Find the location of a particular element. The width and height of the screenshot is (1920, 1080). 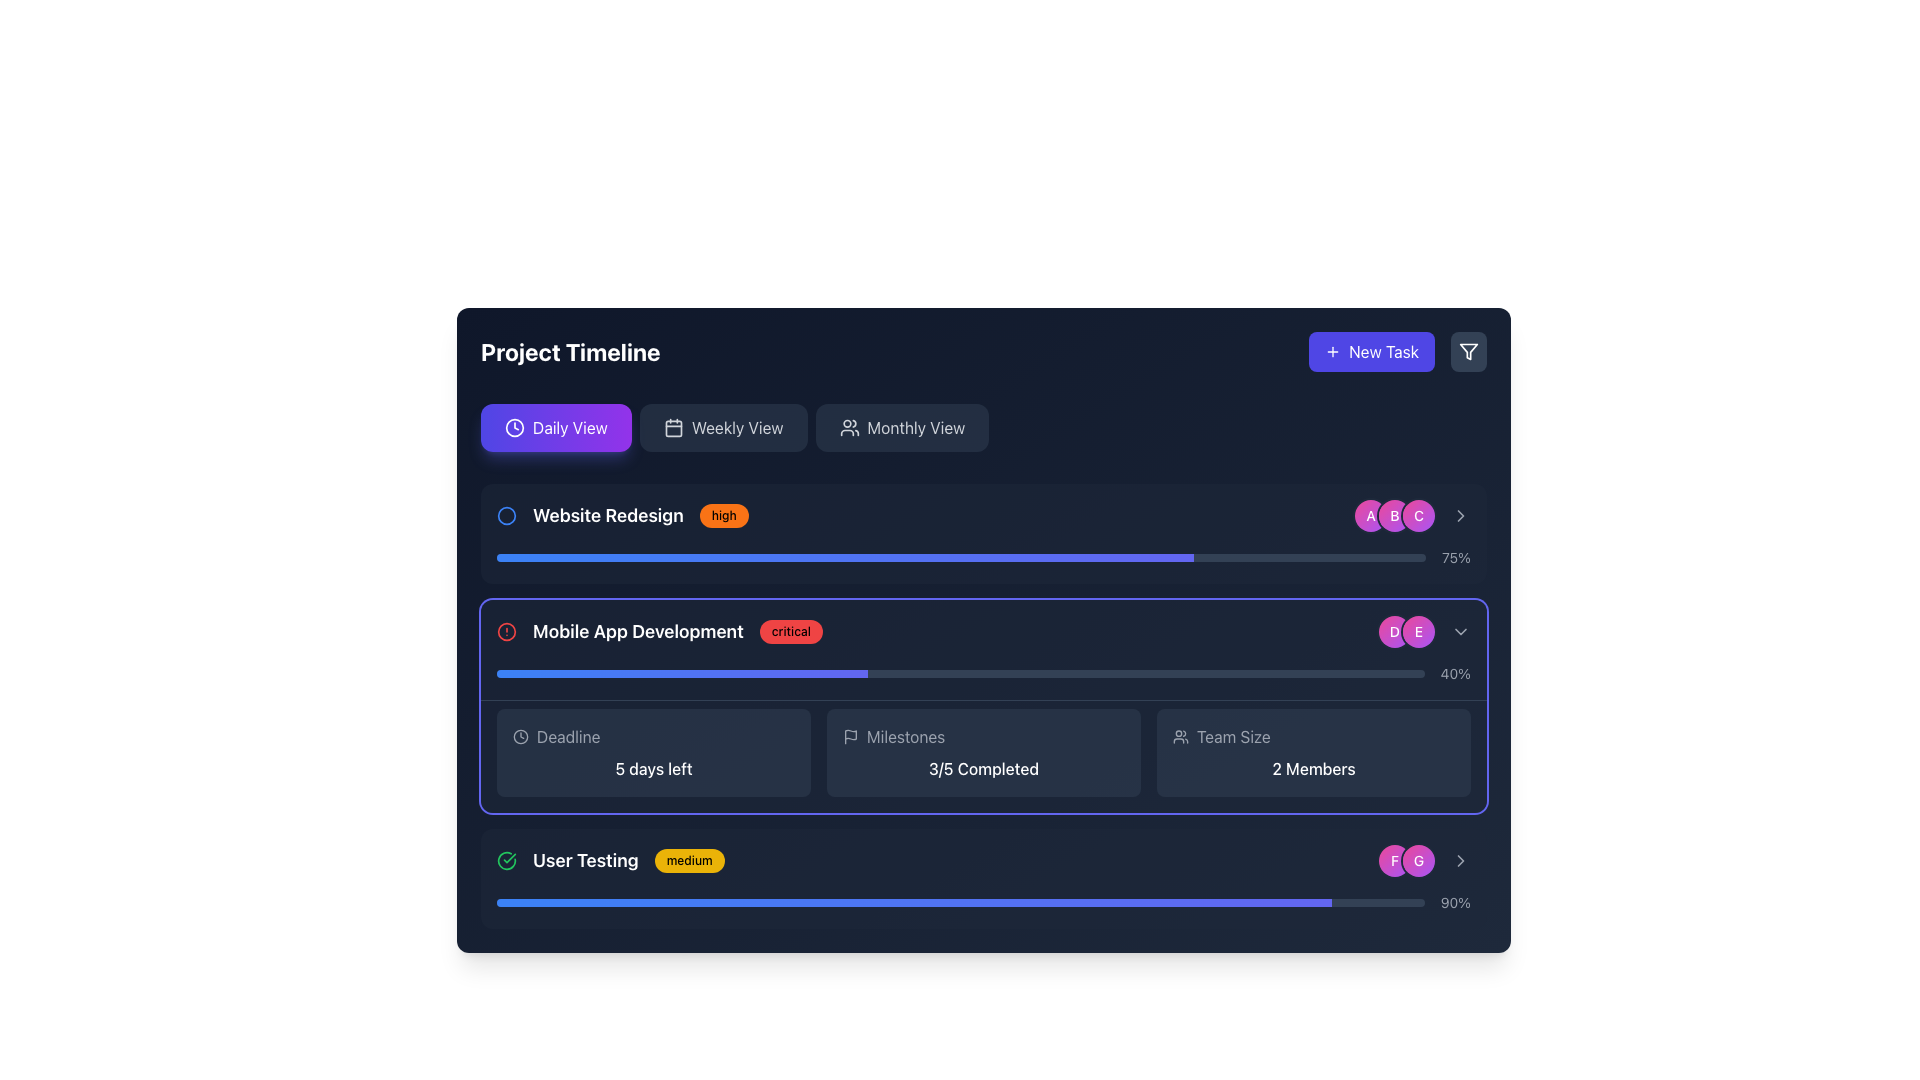

the alert icon located to the left of the 'Mobile App Development' text in the project timeline interface, which is visually indicating the critical status of the associated task is located at coordinates (507, 632).